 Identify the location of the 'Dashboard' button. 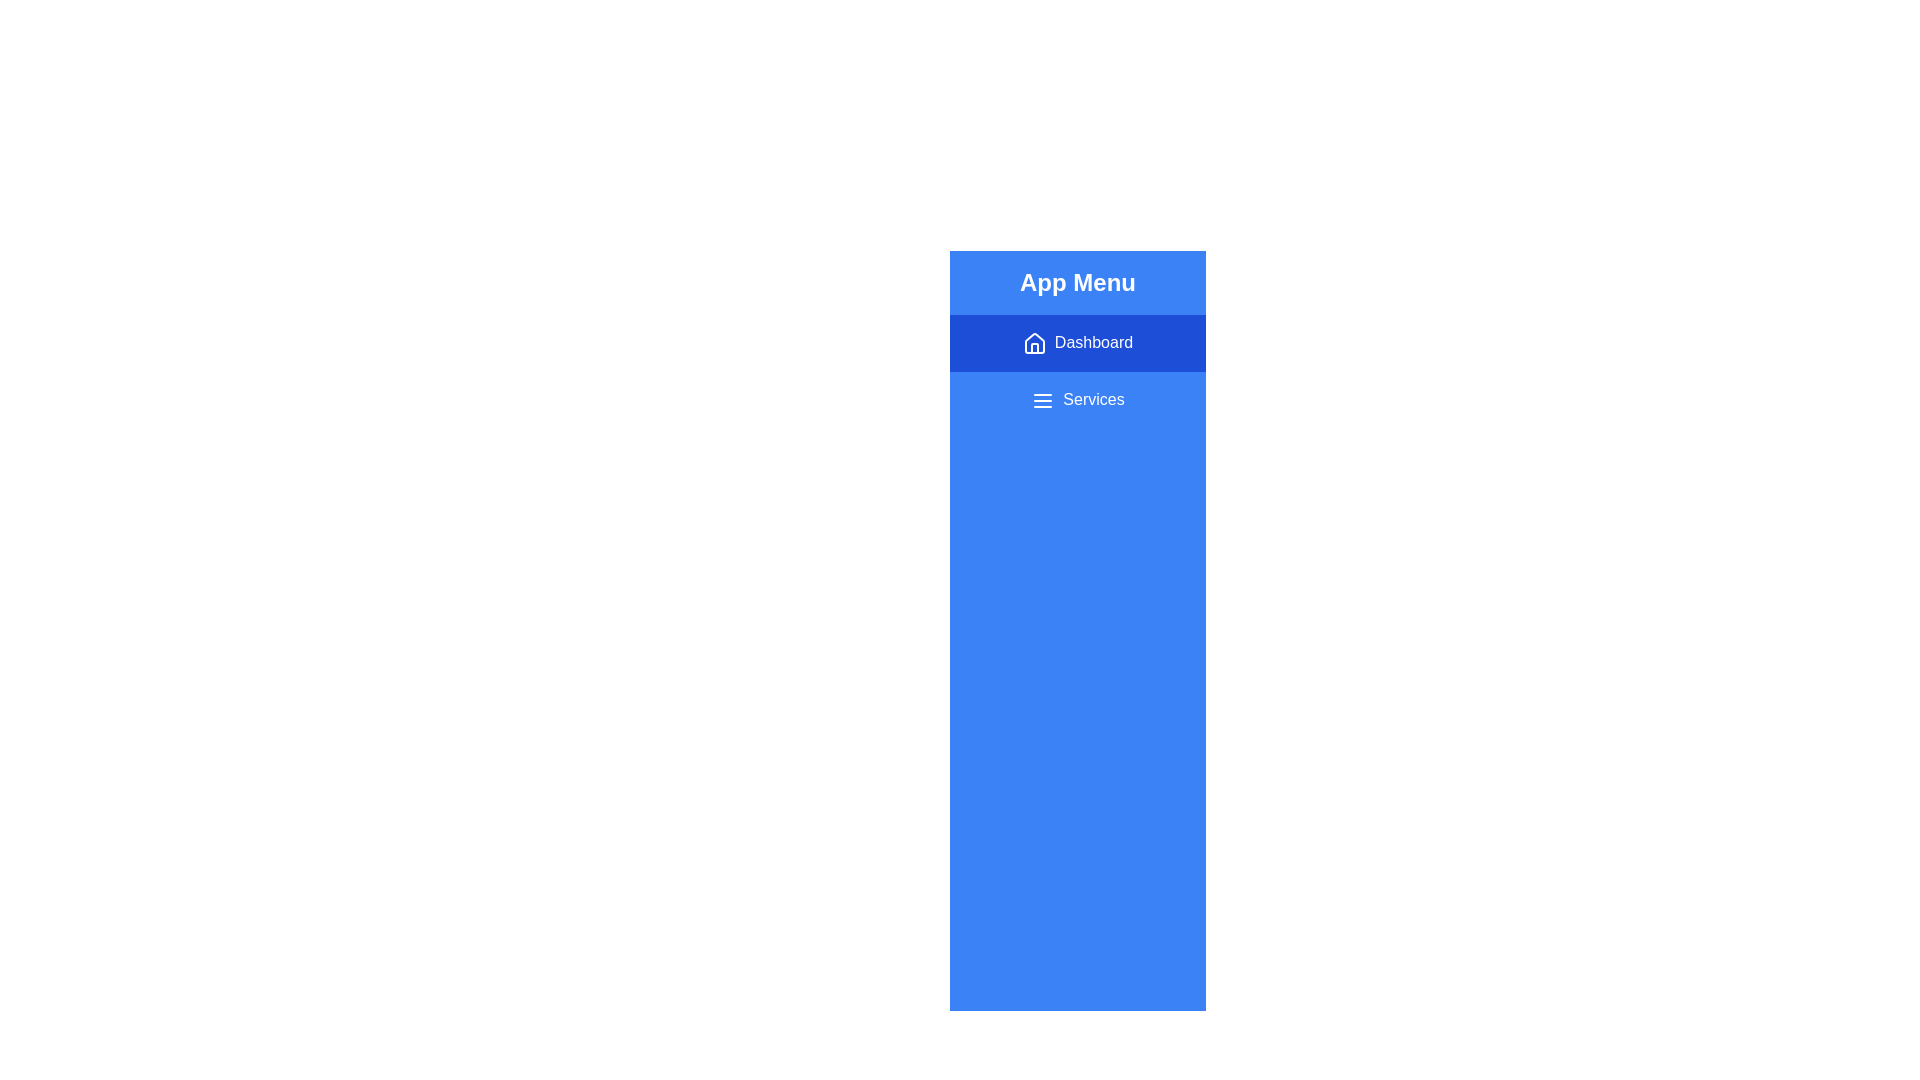
(1077, 342).